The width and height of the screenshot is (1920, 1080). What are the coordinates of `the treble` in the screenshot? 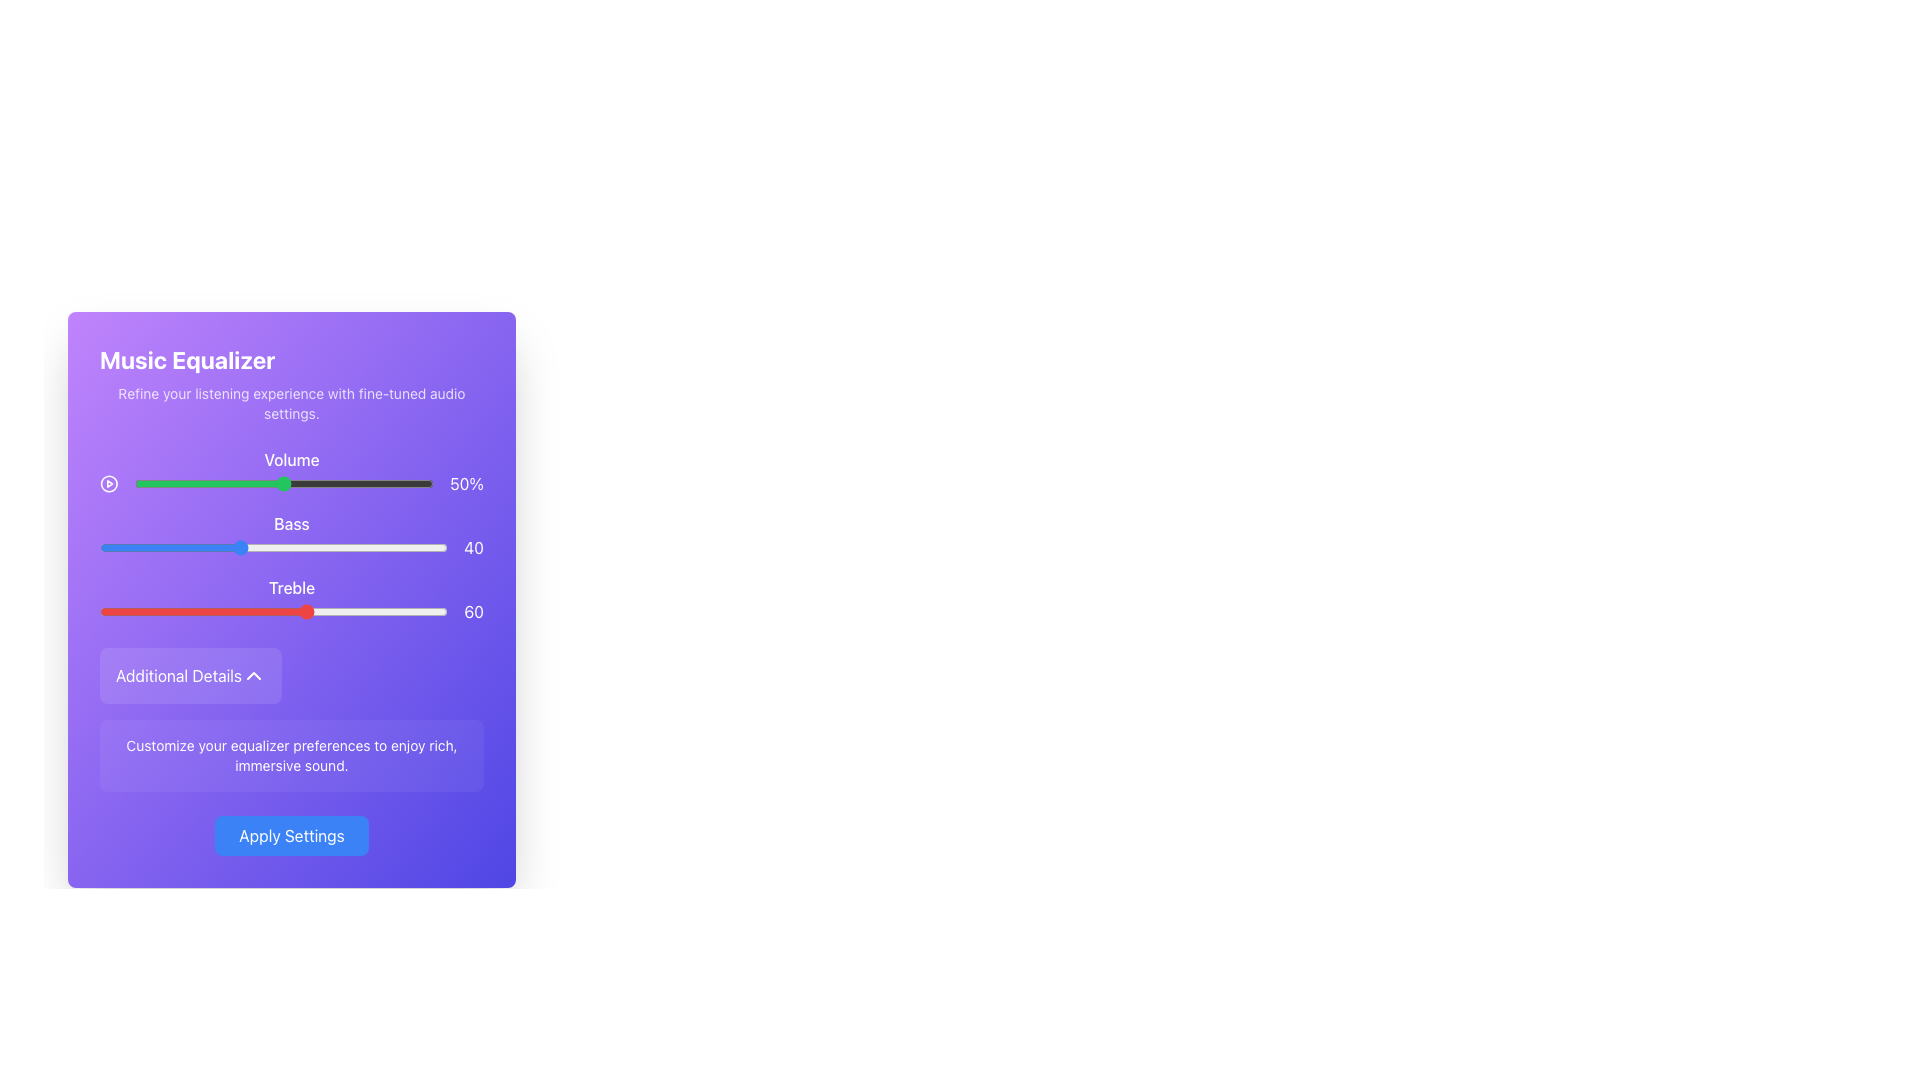 It's located at (276, 611).